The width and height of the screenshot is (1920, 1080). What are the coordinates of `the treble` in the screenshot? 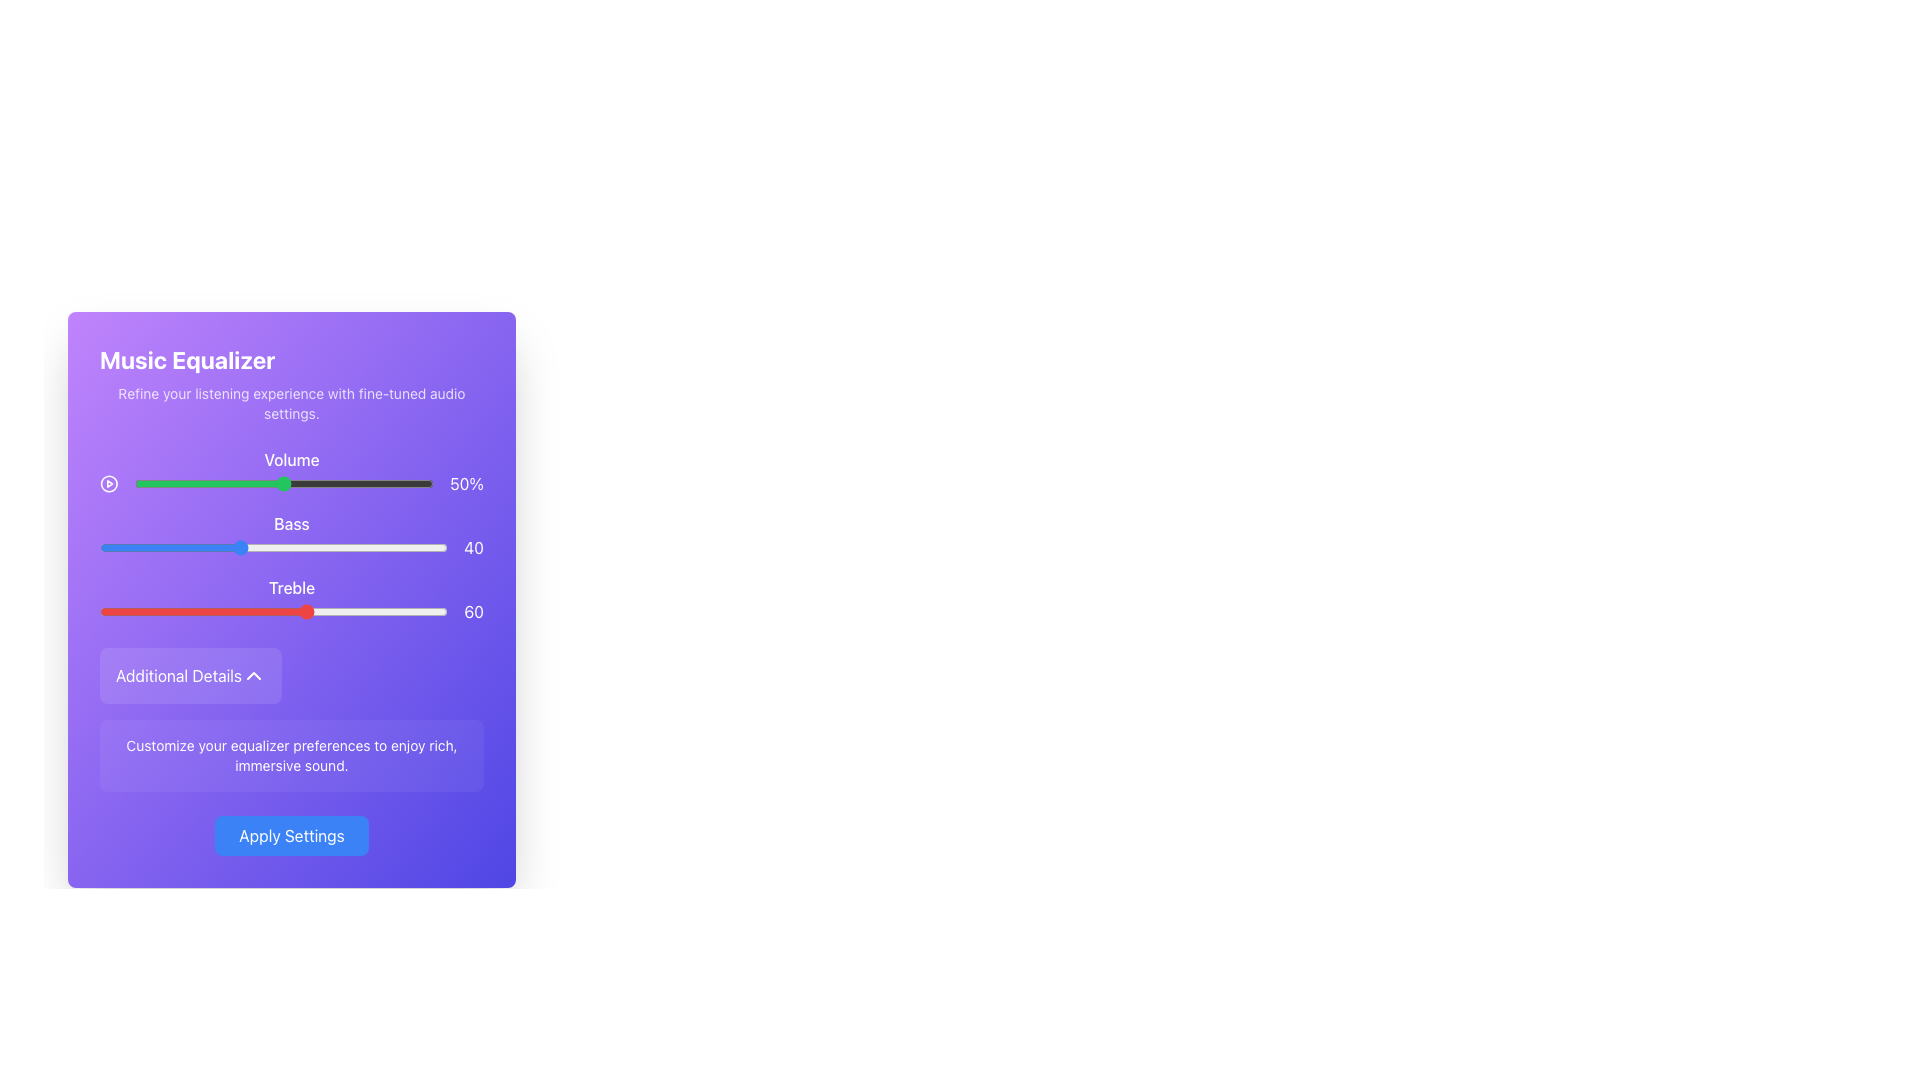 It's located at (276, 611).